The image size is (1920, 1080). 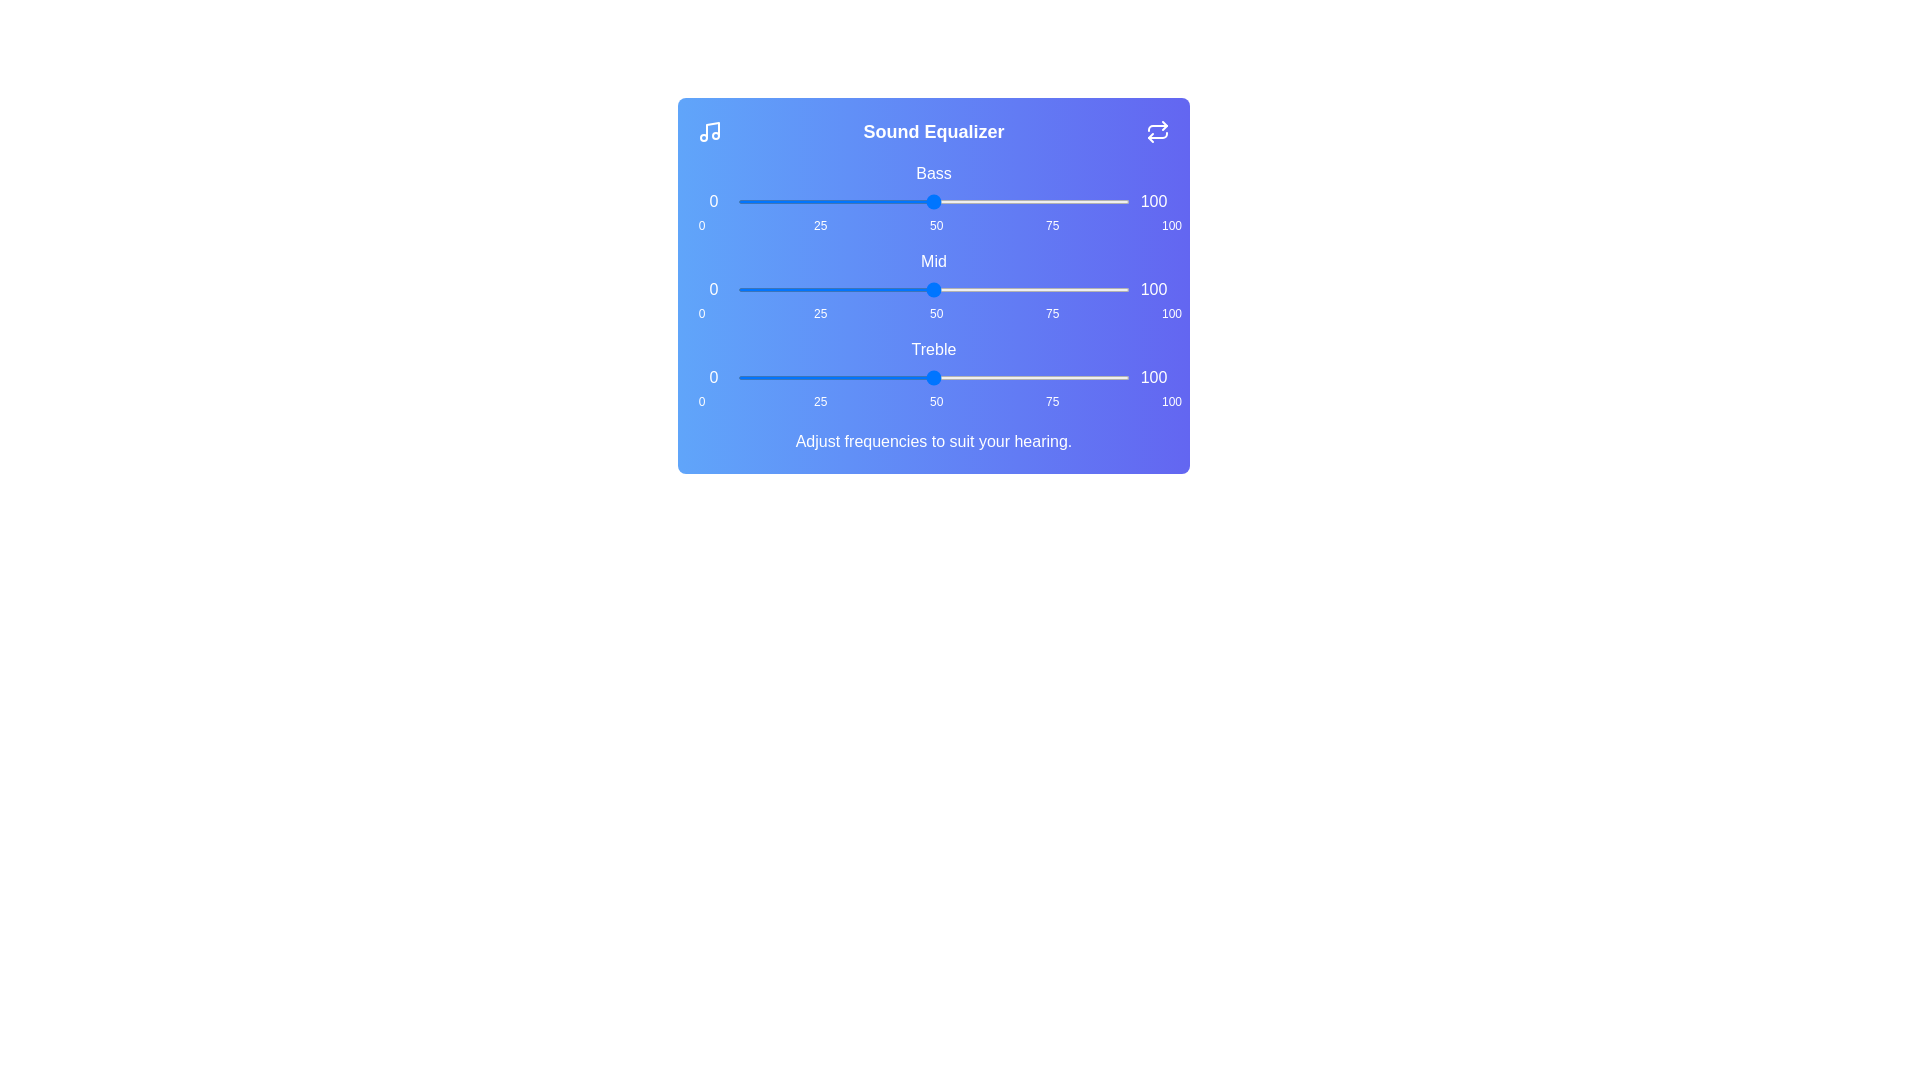 What do you see at coordinates (808, 201) in the screenshot?
I see `the bass slider to 18%` at bounding box center [808, 201].